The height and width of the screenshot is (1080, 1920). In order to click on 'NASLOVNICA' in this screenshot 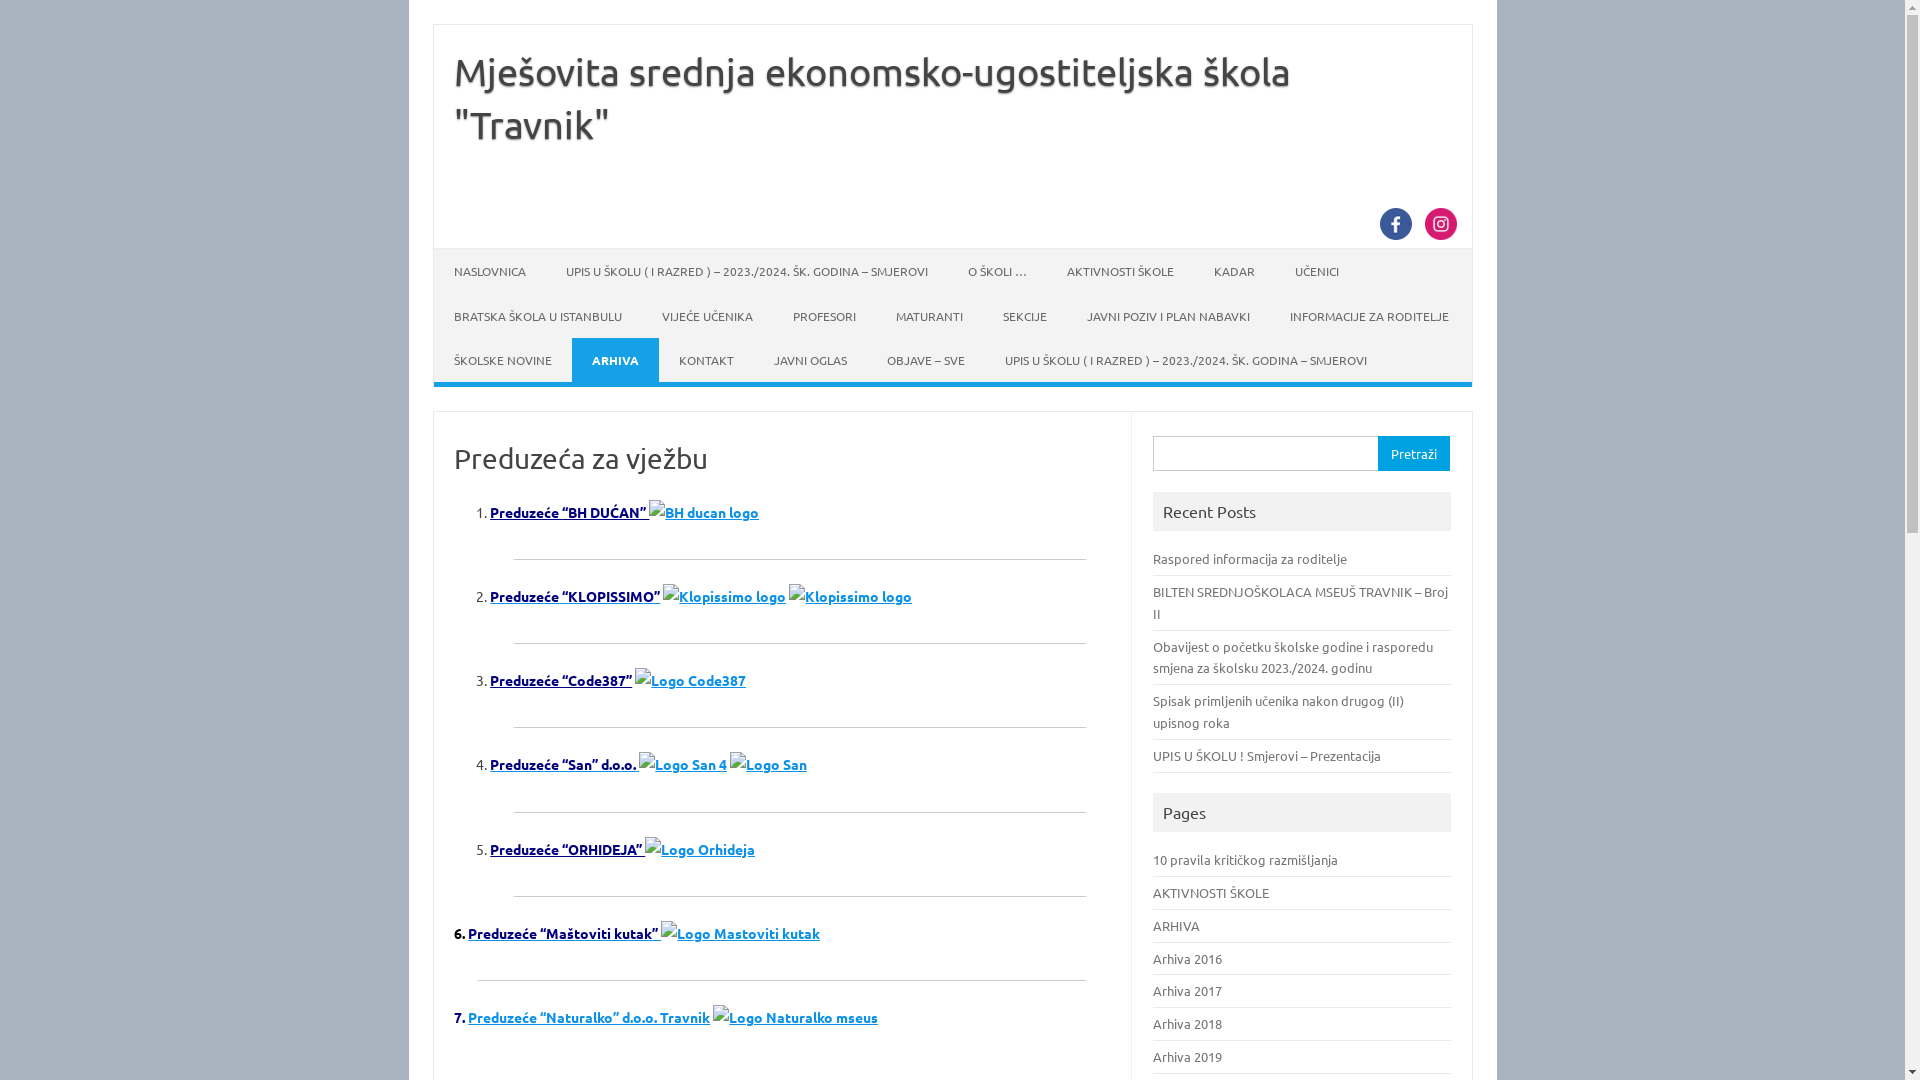, I will do `click(489, 270)`.